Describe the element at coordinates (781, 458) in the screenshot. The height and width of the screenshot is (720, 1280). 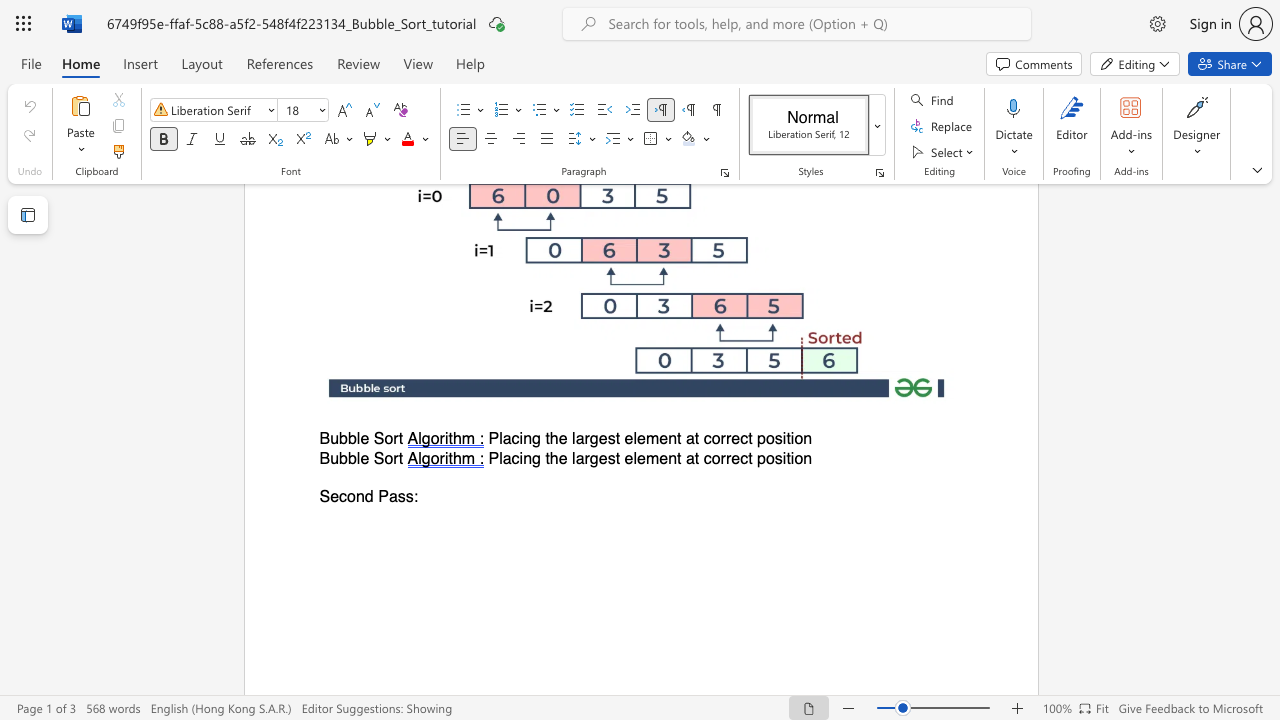
I see `the subset text "it" within the text "Placing the largest element at correct position"` at that location.